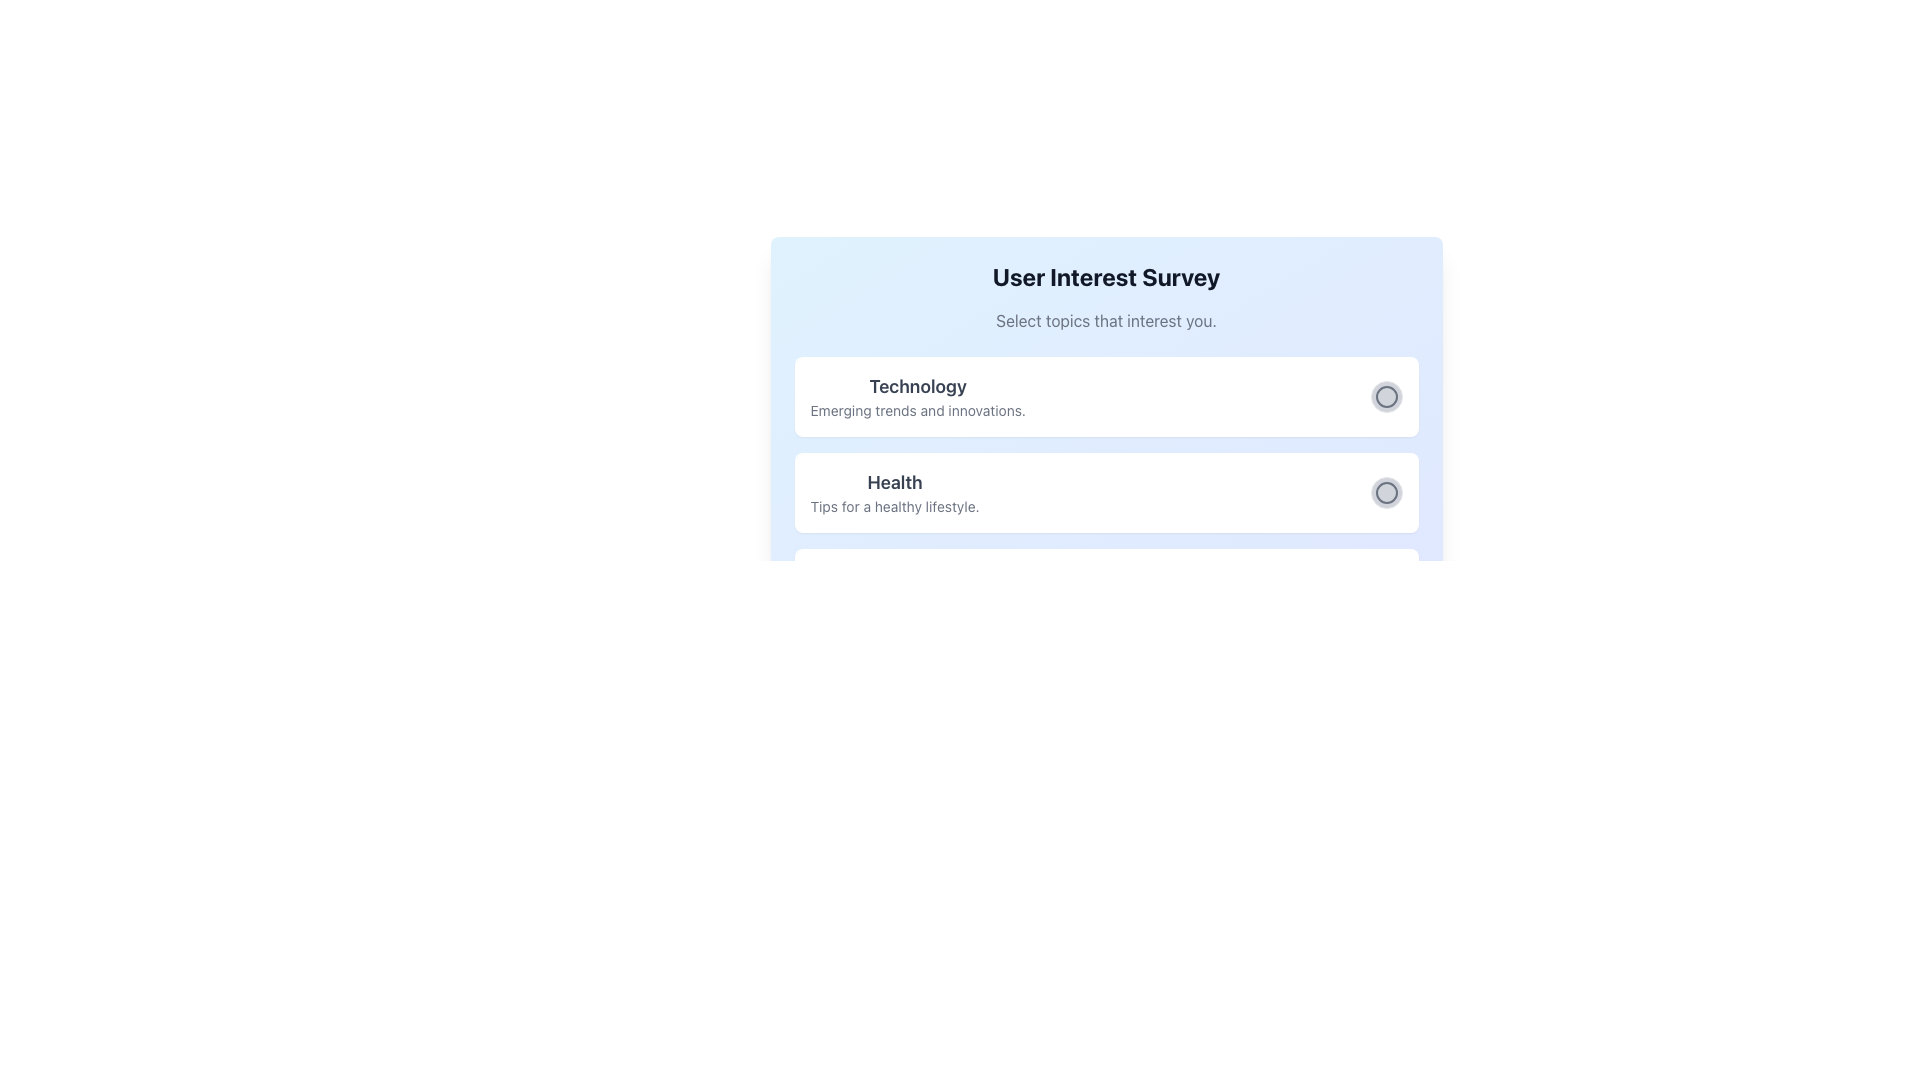  Describe the element at coordinates (1105, 277) in the screenshot. I see `the 'User Interest Survey' title text label to check for additional information display` at that location.